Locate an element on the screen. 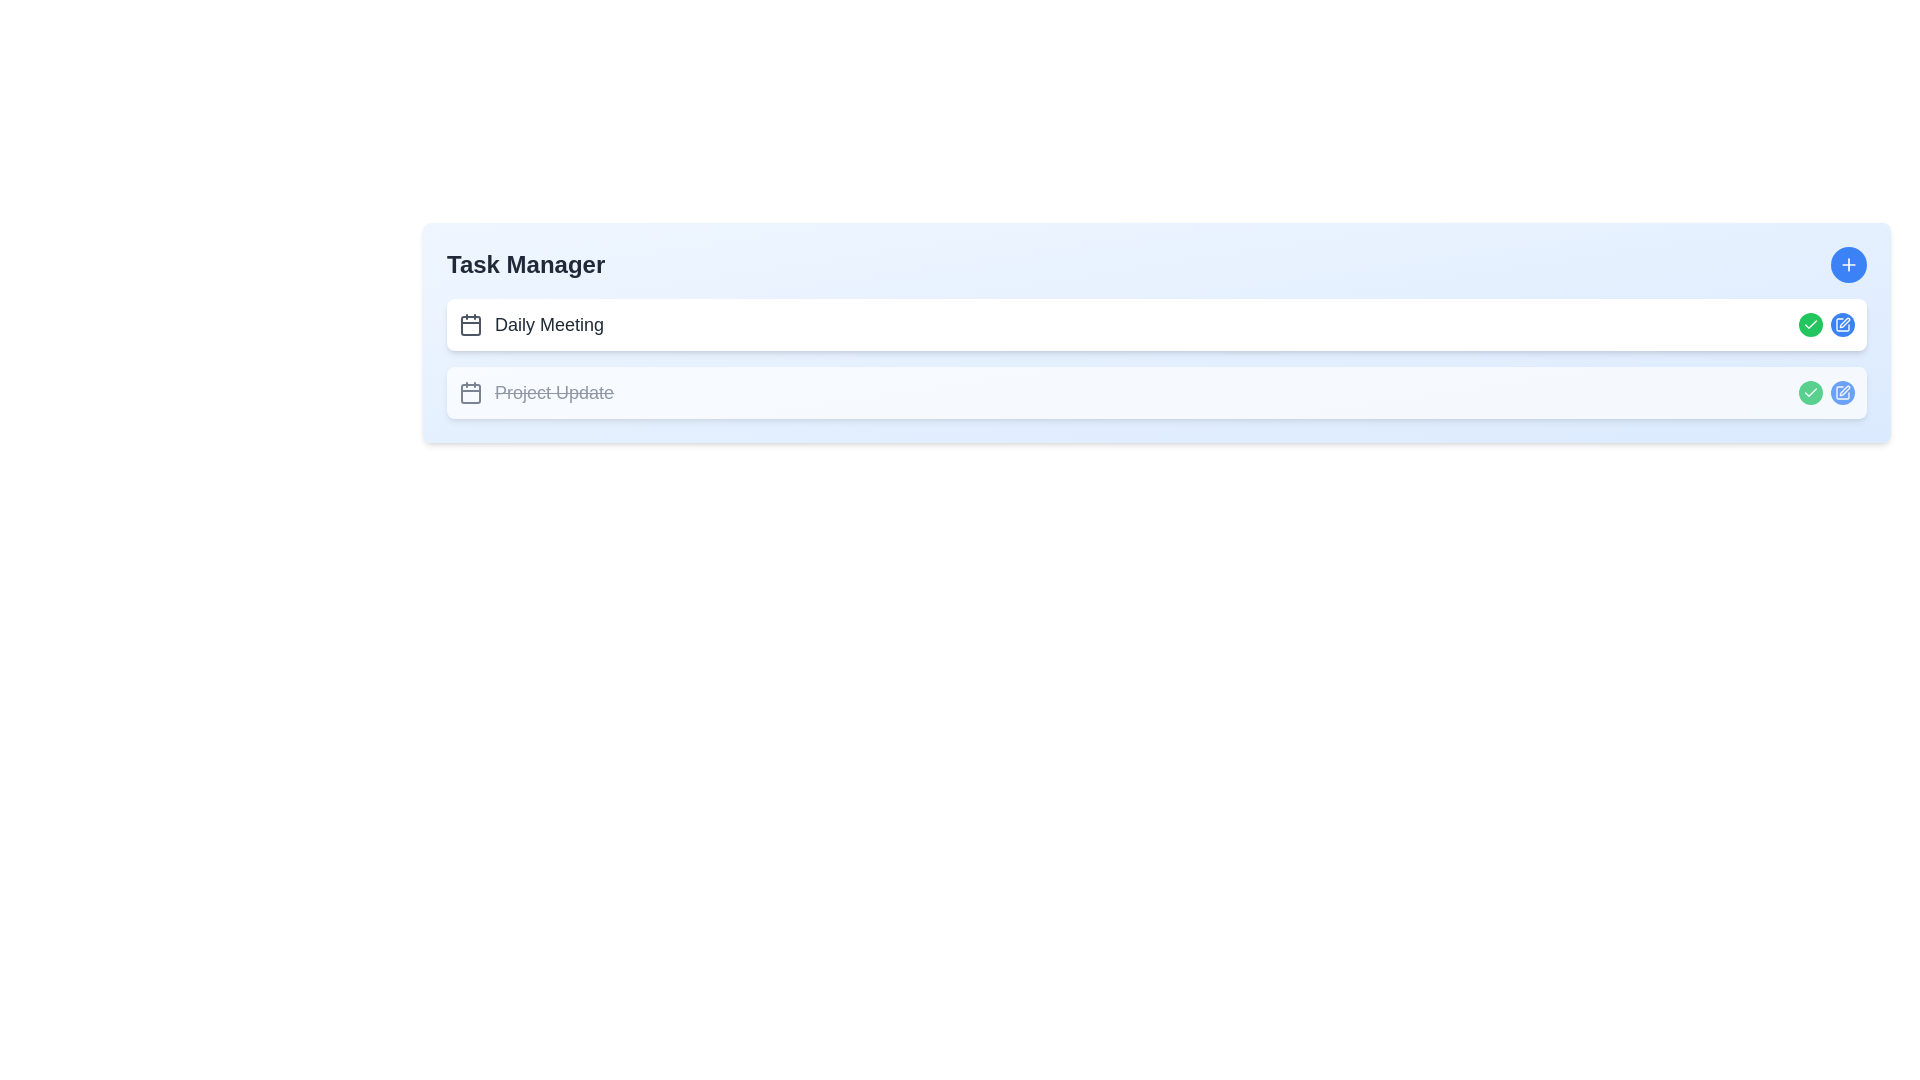 Image resolution: width=1920 pixels, height=1080 pixels. the editing icon, which is a pen overlaid on a square is located at coordinates (1843, 390).